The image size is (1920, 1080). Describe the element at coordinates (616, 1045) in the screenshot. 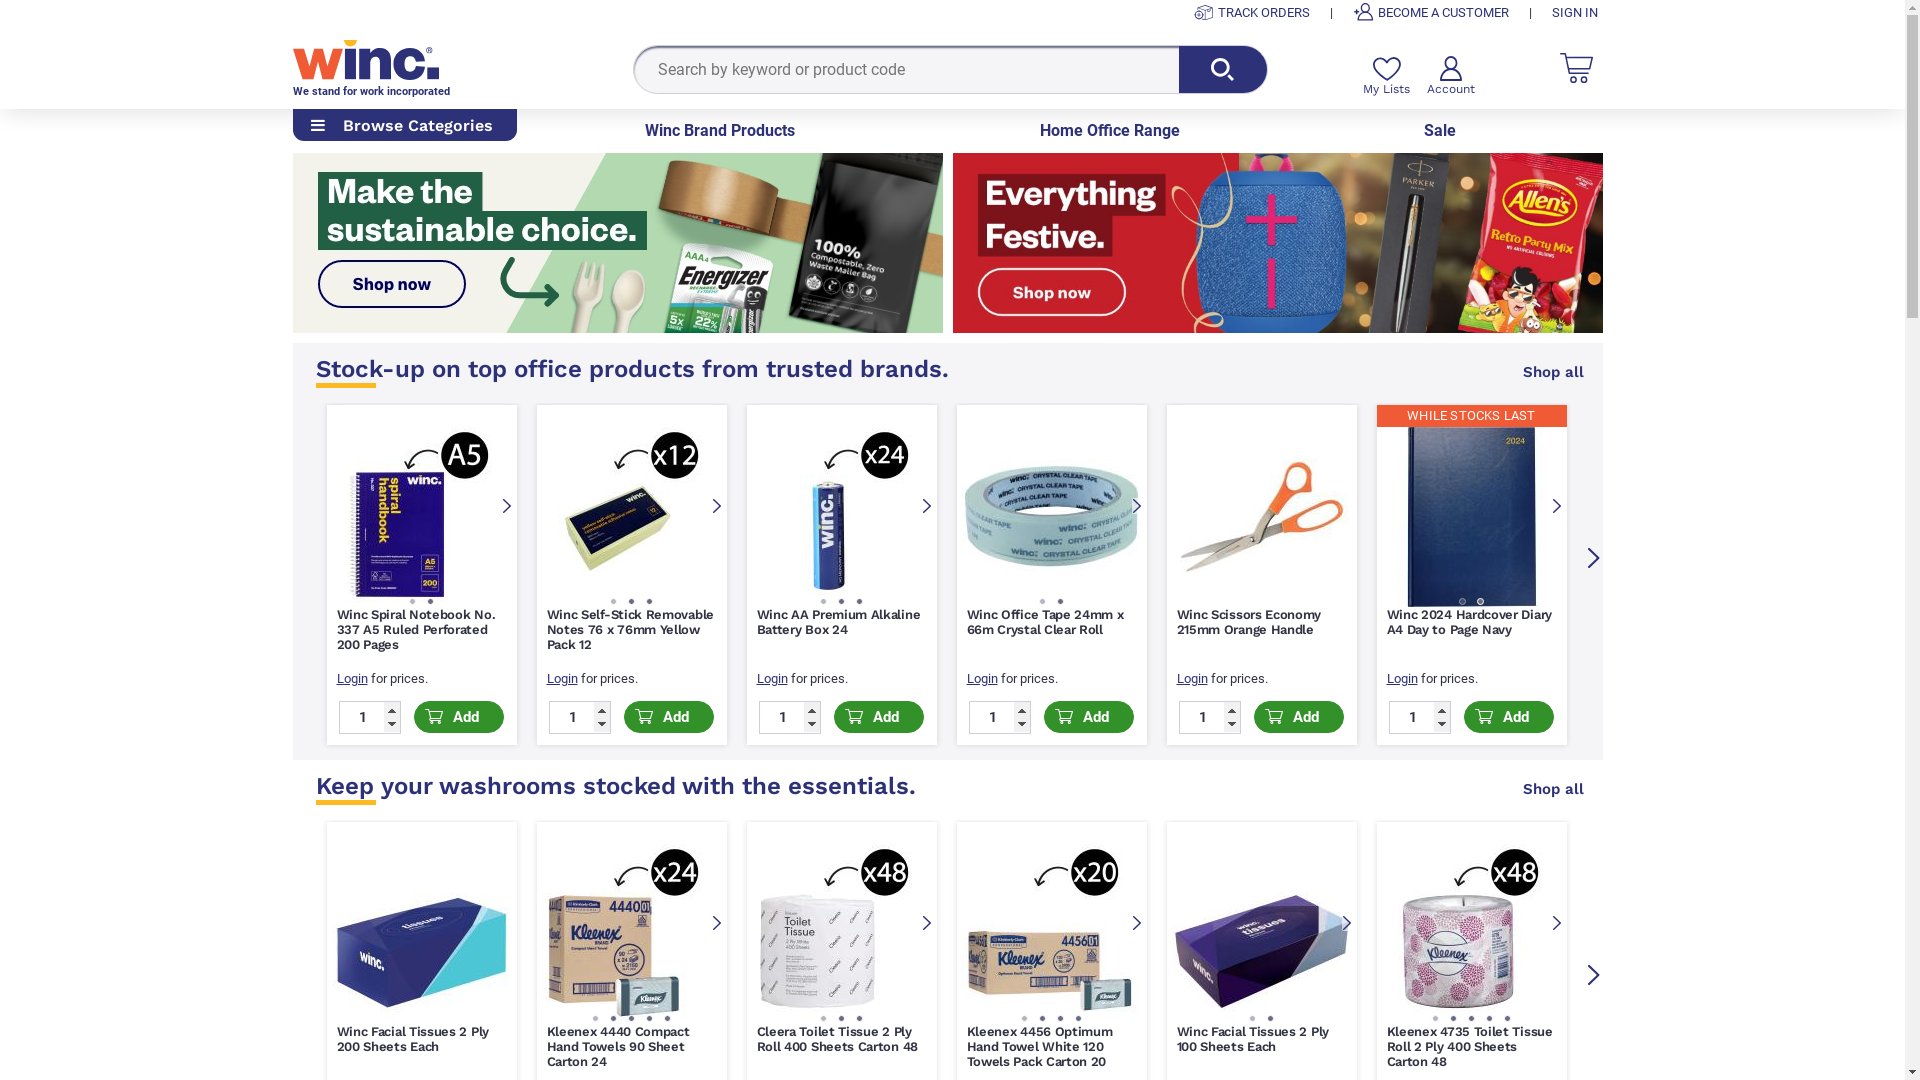

I see `'Kleenex 4440 Compact Hand Towels 90 Sheet Carton 24'` at that location.